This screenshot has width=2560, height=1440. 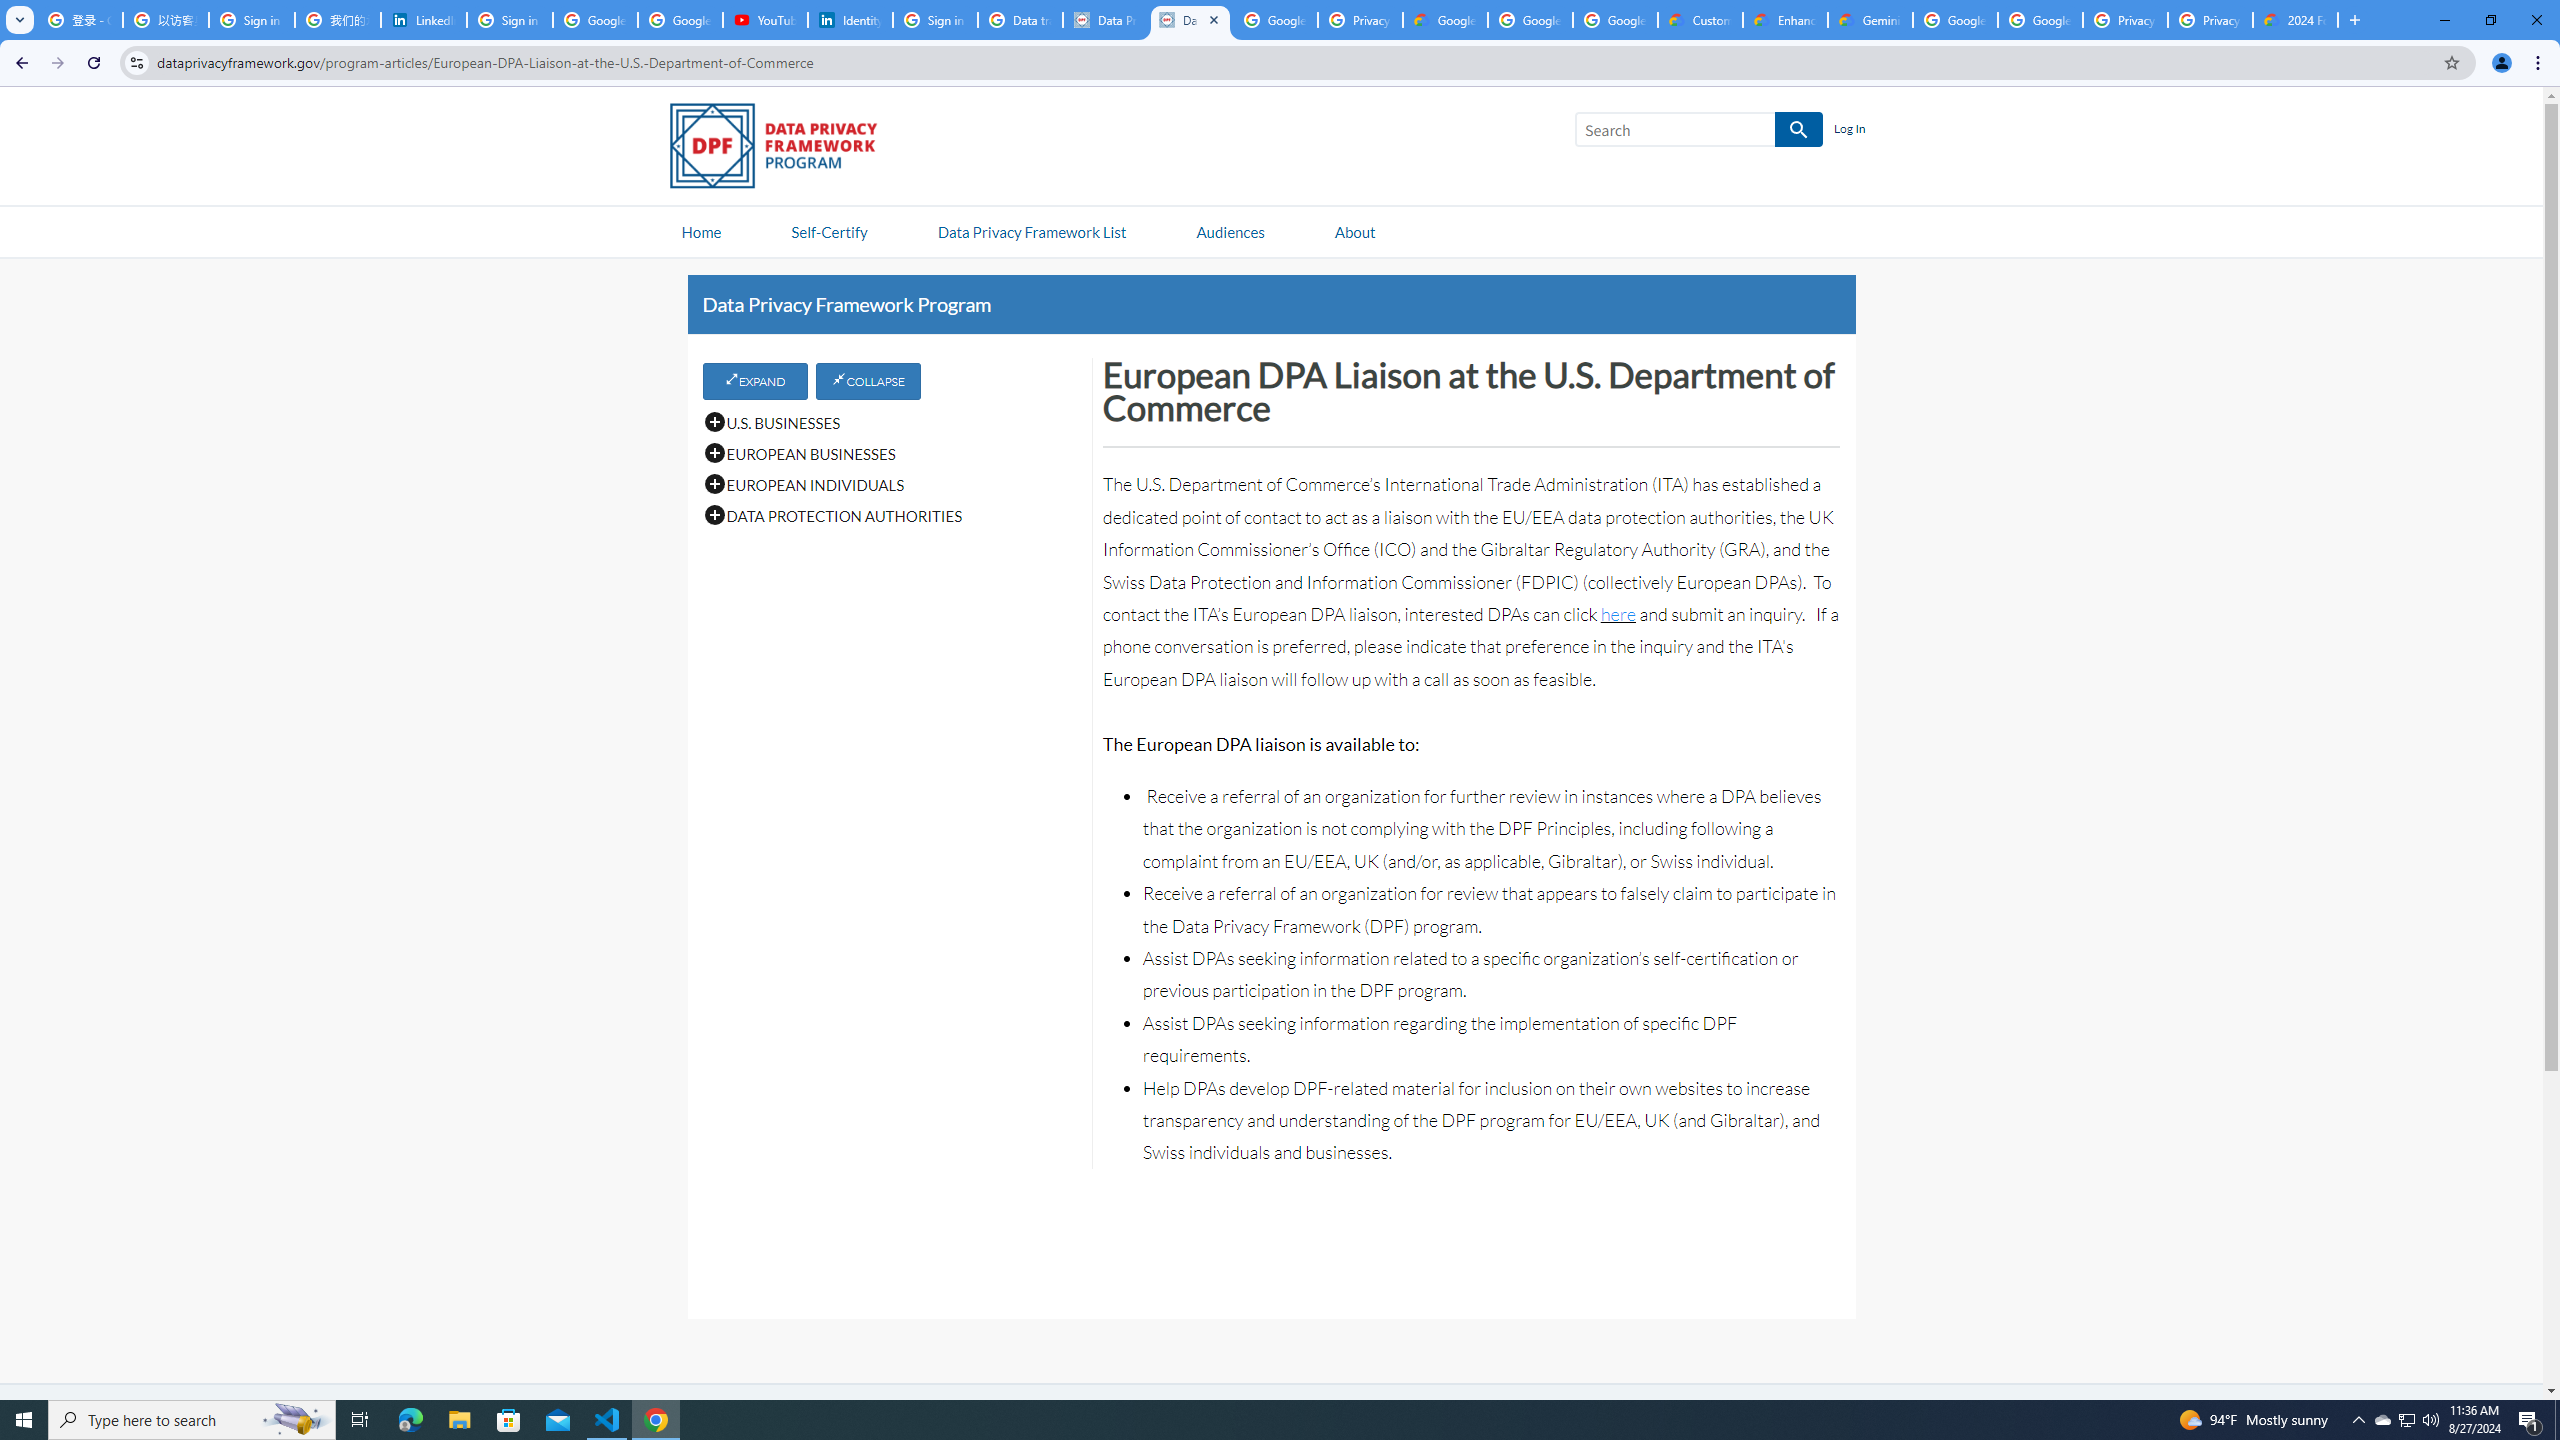 What do you see at coordinates (1699, 19) in the screenshot?
I see `'Customer Care | Google Cloud'` at bounding box center [1699, 19].